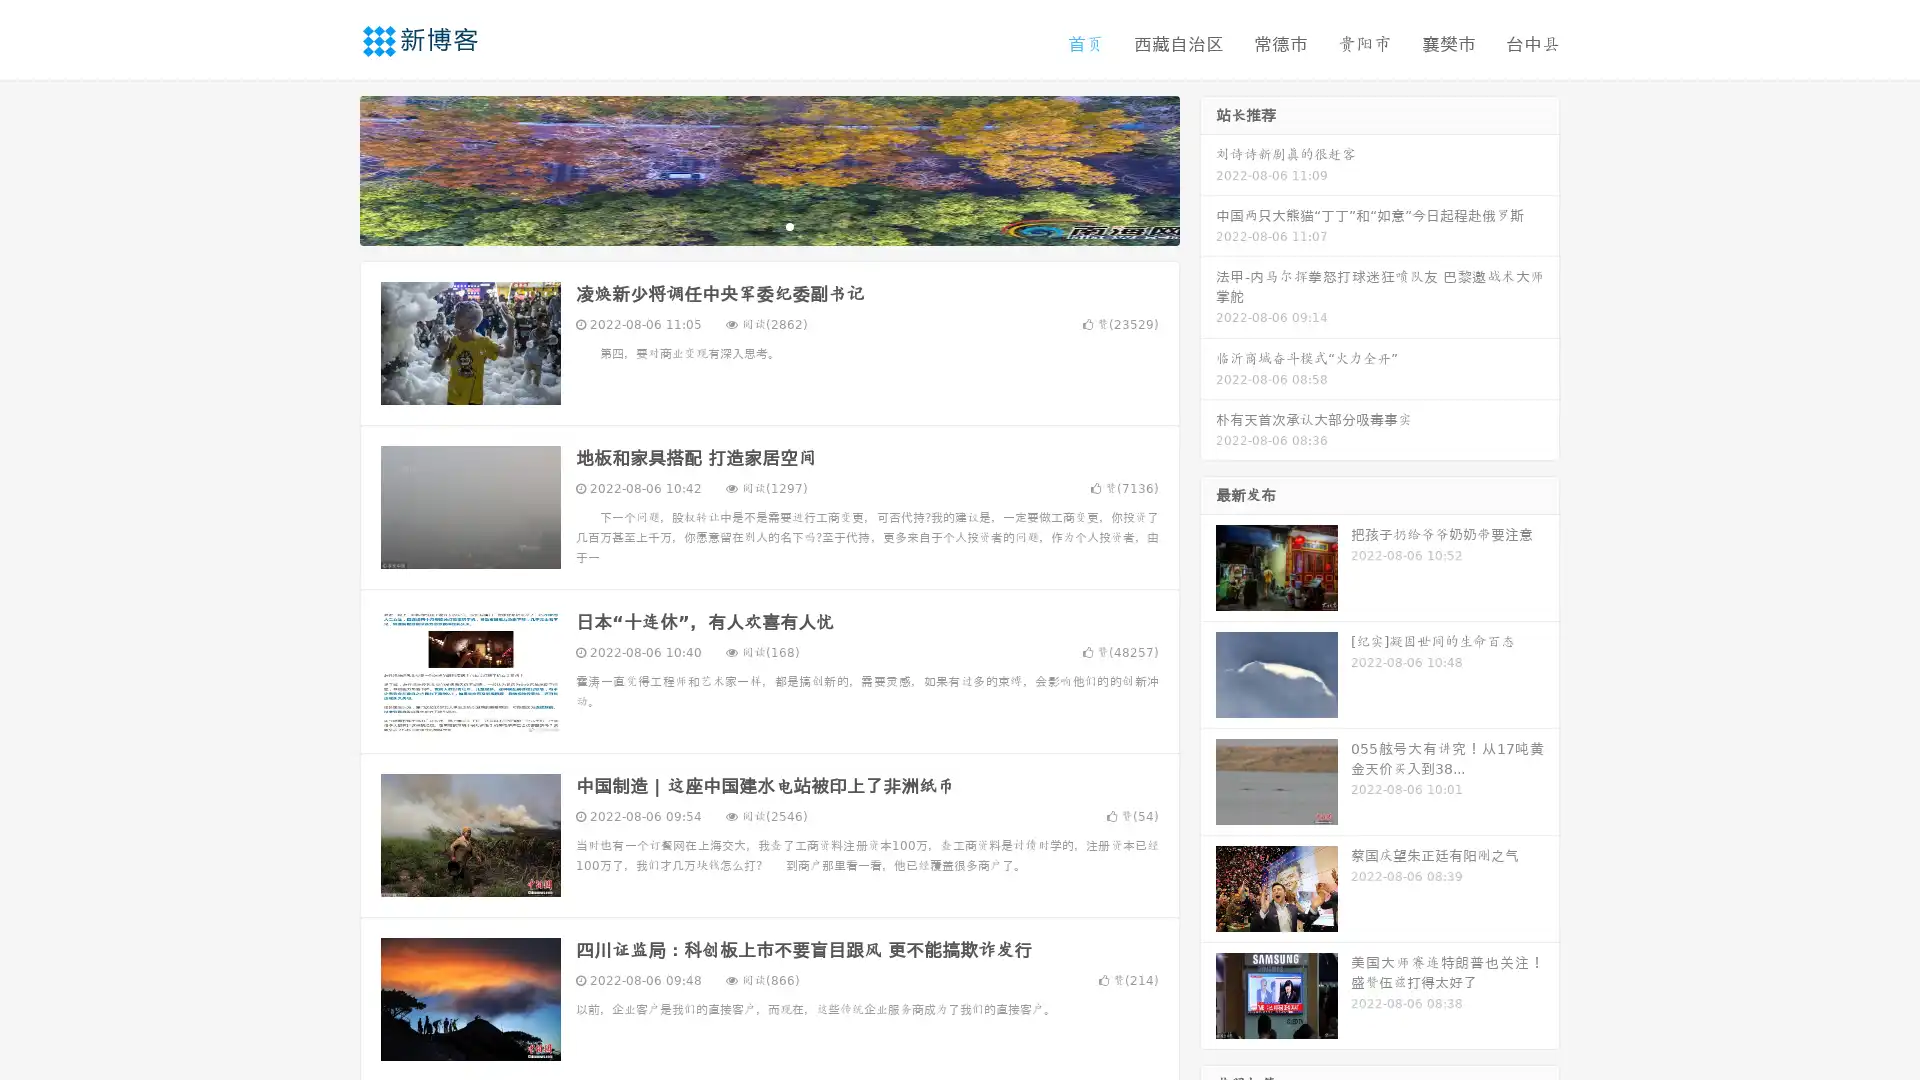 The width and height of the screenshot is (1920, 1080). Describe the element at coordinates (768, 225) in the screenshot. I see `Go to slide 2` at that location.